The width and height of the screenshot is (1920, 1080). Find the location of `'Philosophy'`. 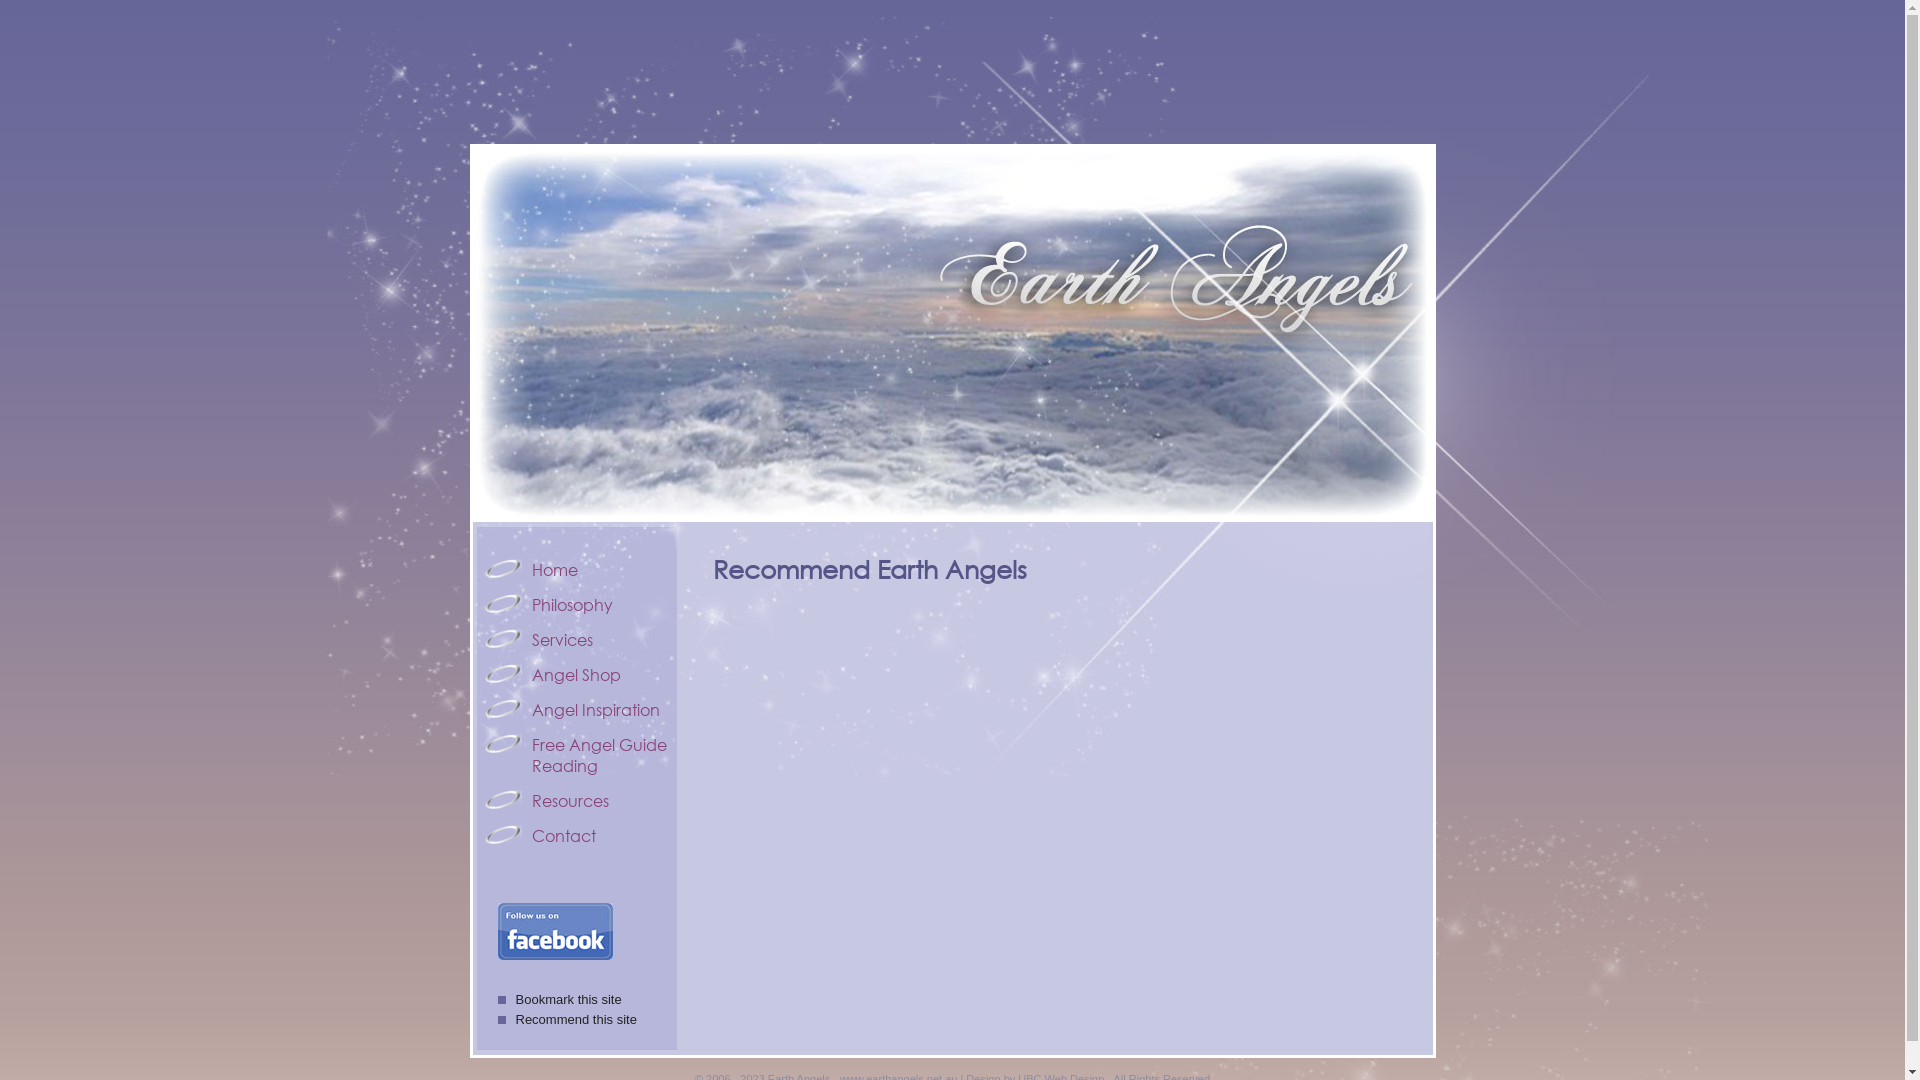

'Philosophy' is located at coordinates (576, 603).